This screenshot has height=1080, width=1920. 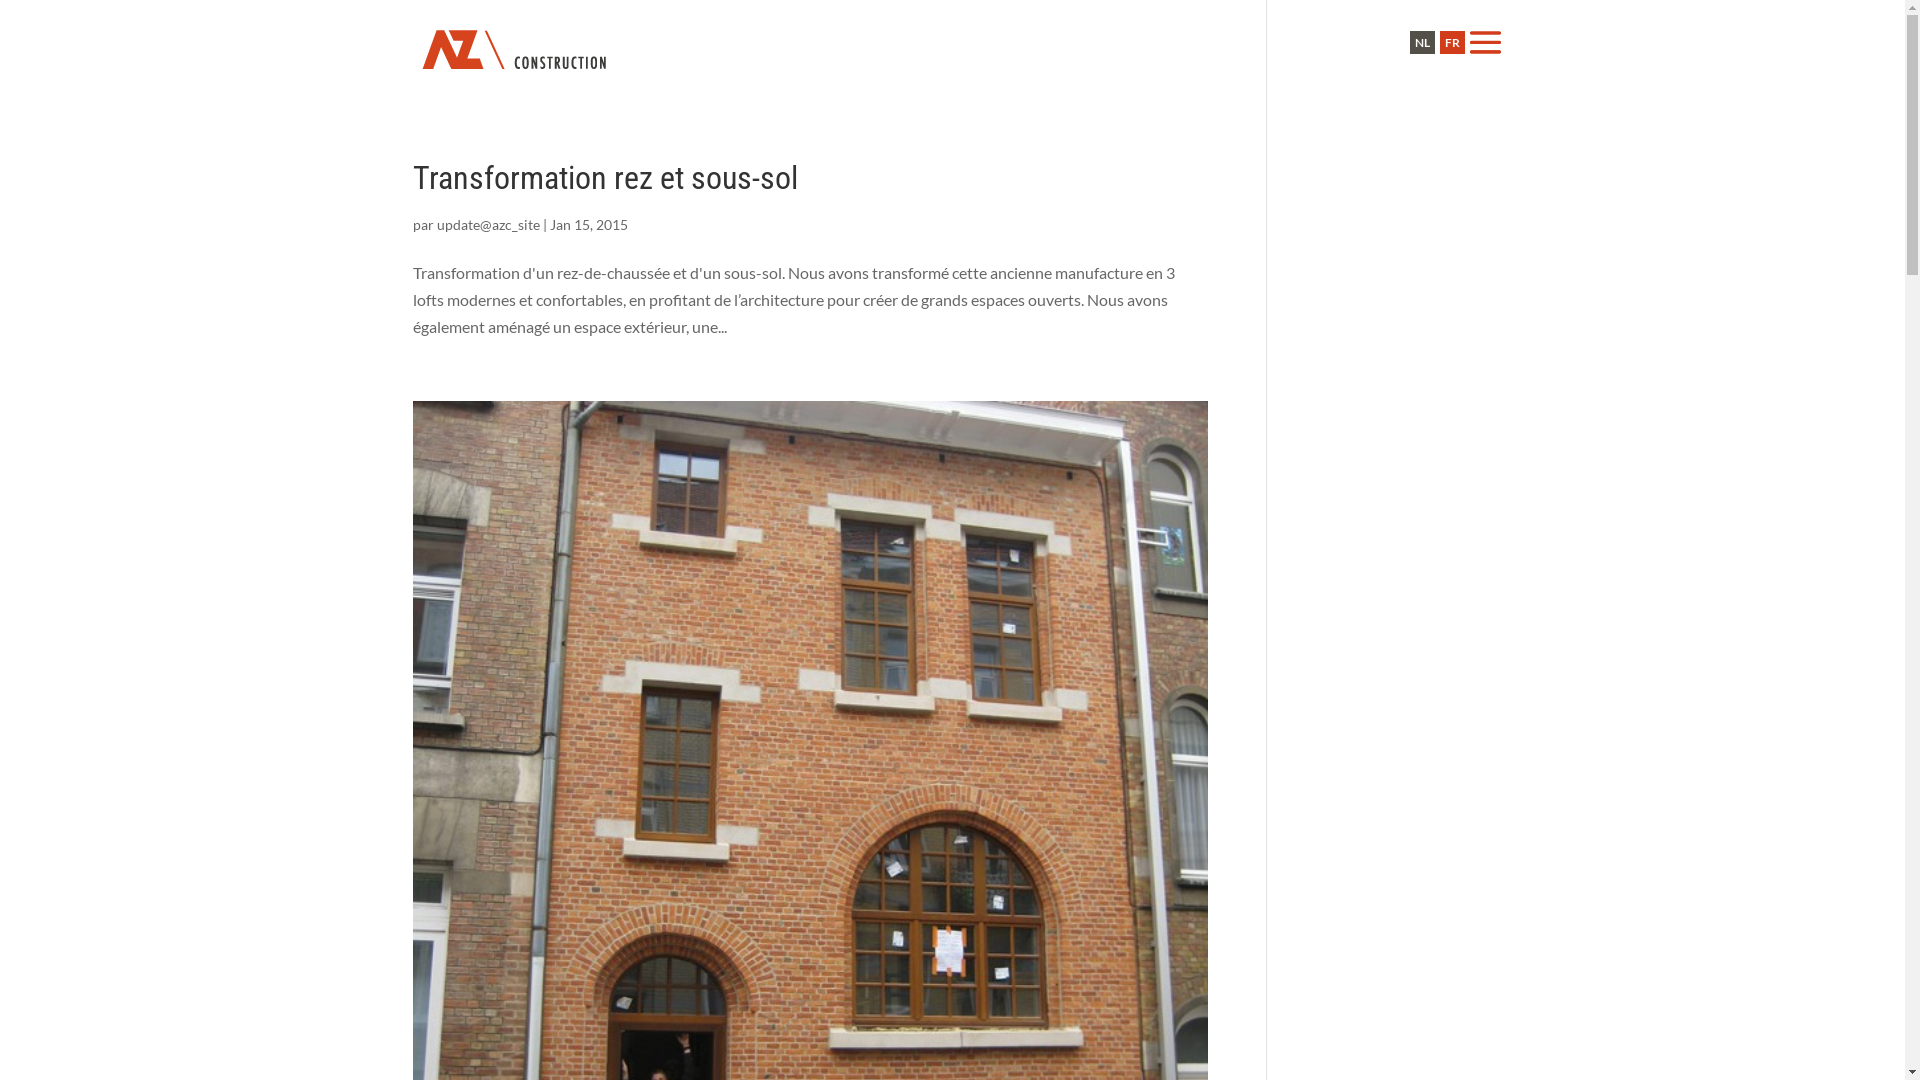 I want to click on 'update@azc_site', so click(x=487, y=224).